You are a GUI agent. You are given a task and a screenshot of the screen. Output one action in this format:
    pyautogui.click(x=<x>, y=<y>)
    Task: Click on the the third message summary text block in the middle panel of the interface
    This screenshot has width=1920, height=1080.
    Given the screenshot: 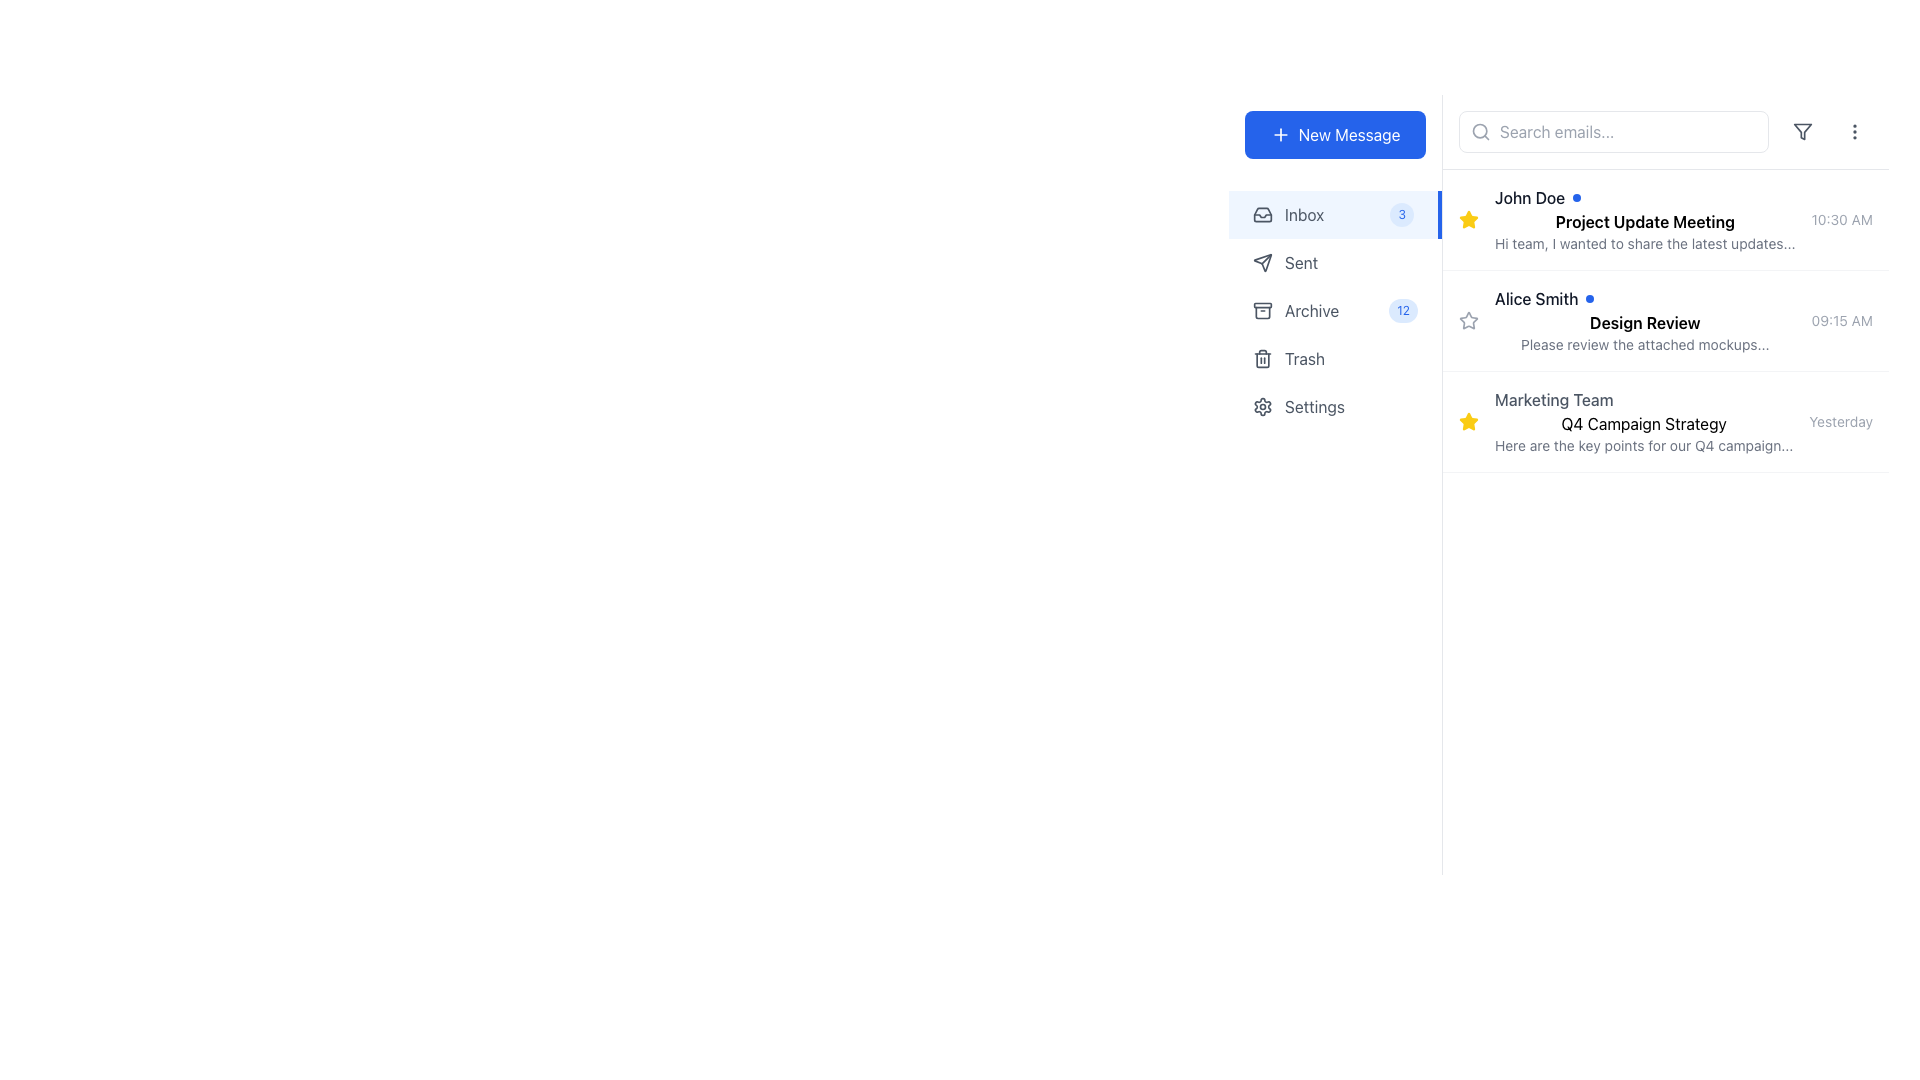 What is the action you would take?
    pyautogui.click(x=1644, y=420)
    